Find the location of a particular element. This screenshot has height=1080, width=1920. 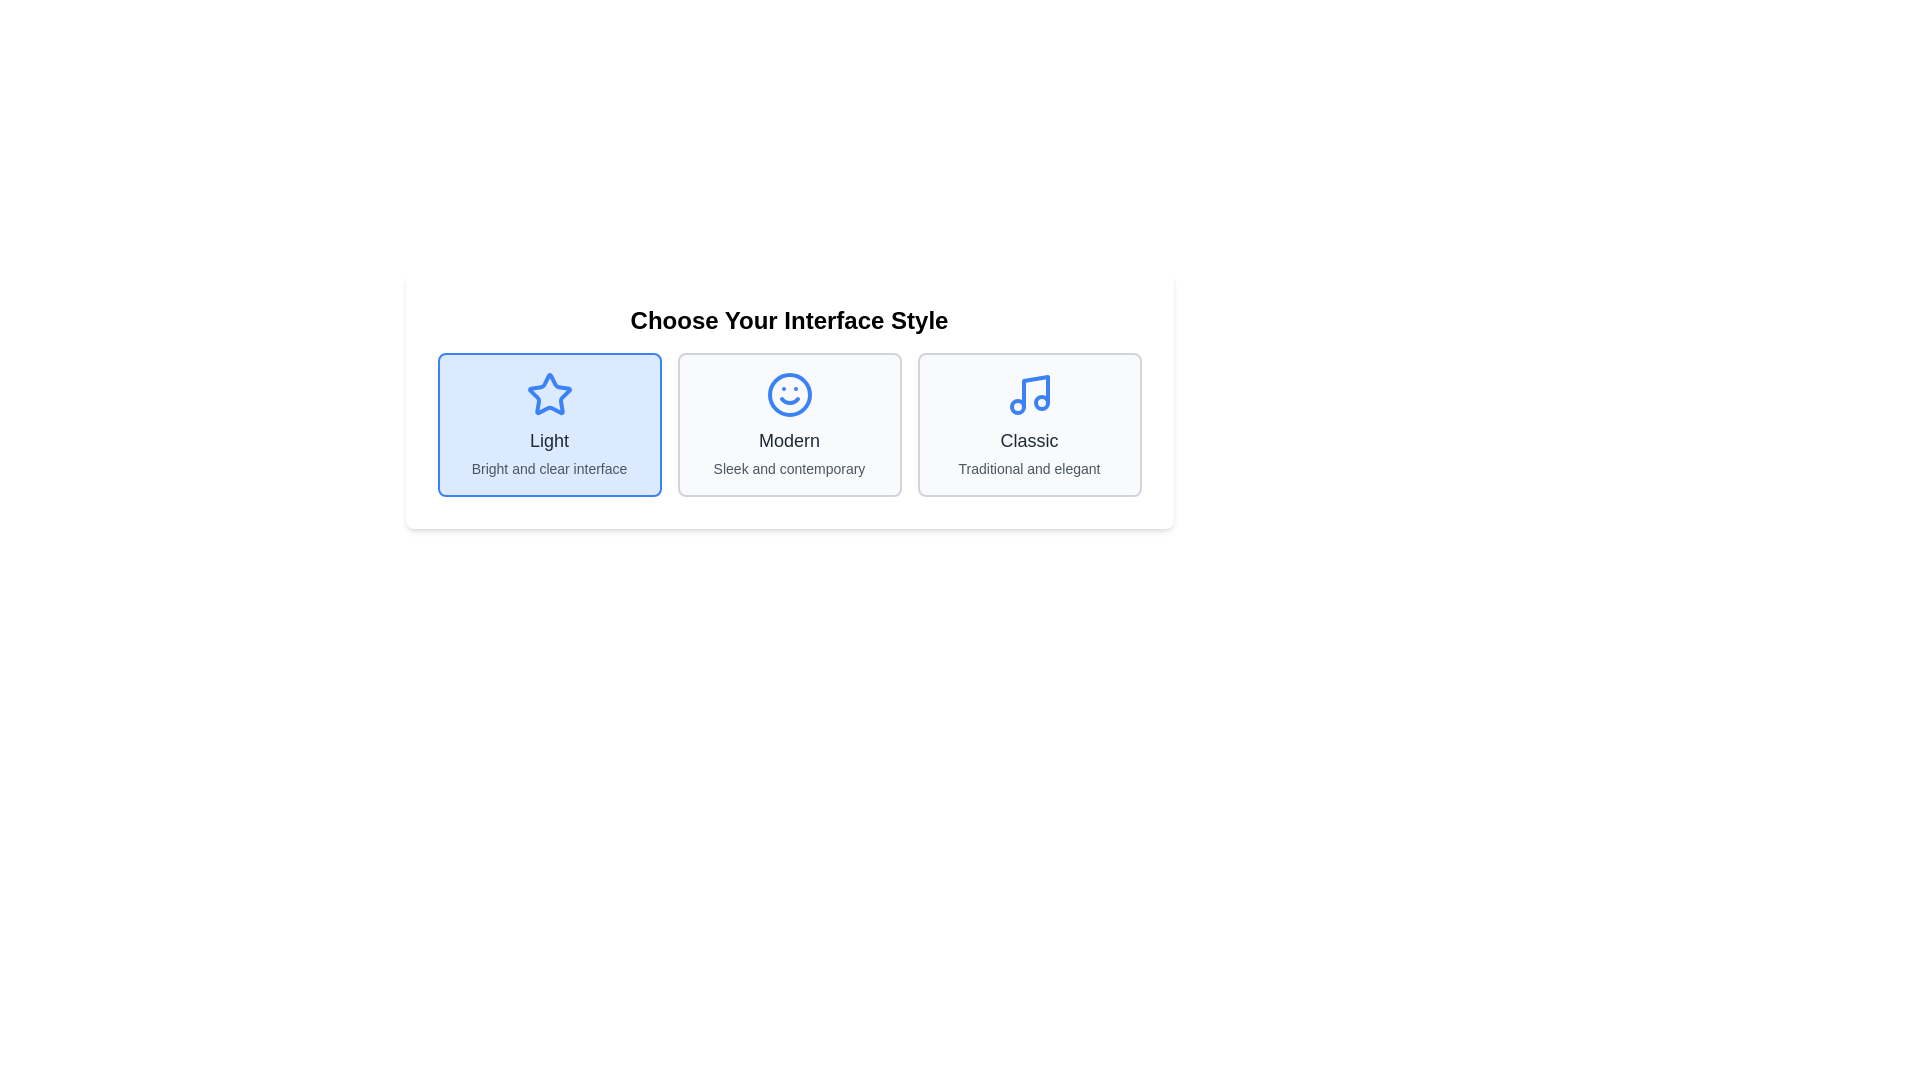

the 'Classic' interface style icon, which is the rightmost icon among the three interface styles displayed is located at coordinates (1029, 394).